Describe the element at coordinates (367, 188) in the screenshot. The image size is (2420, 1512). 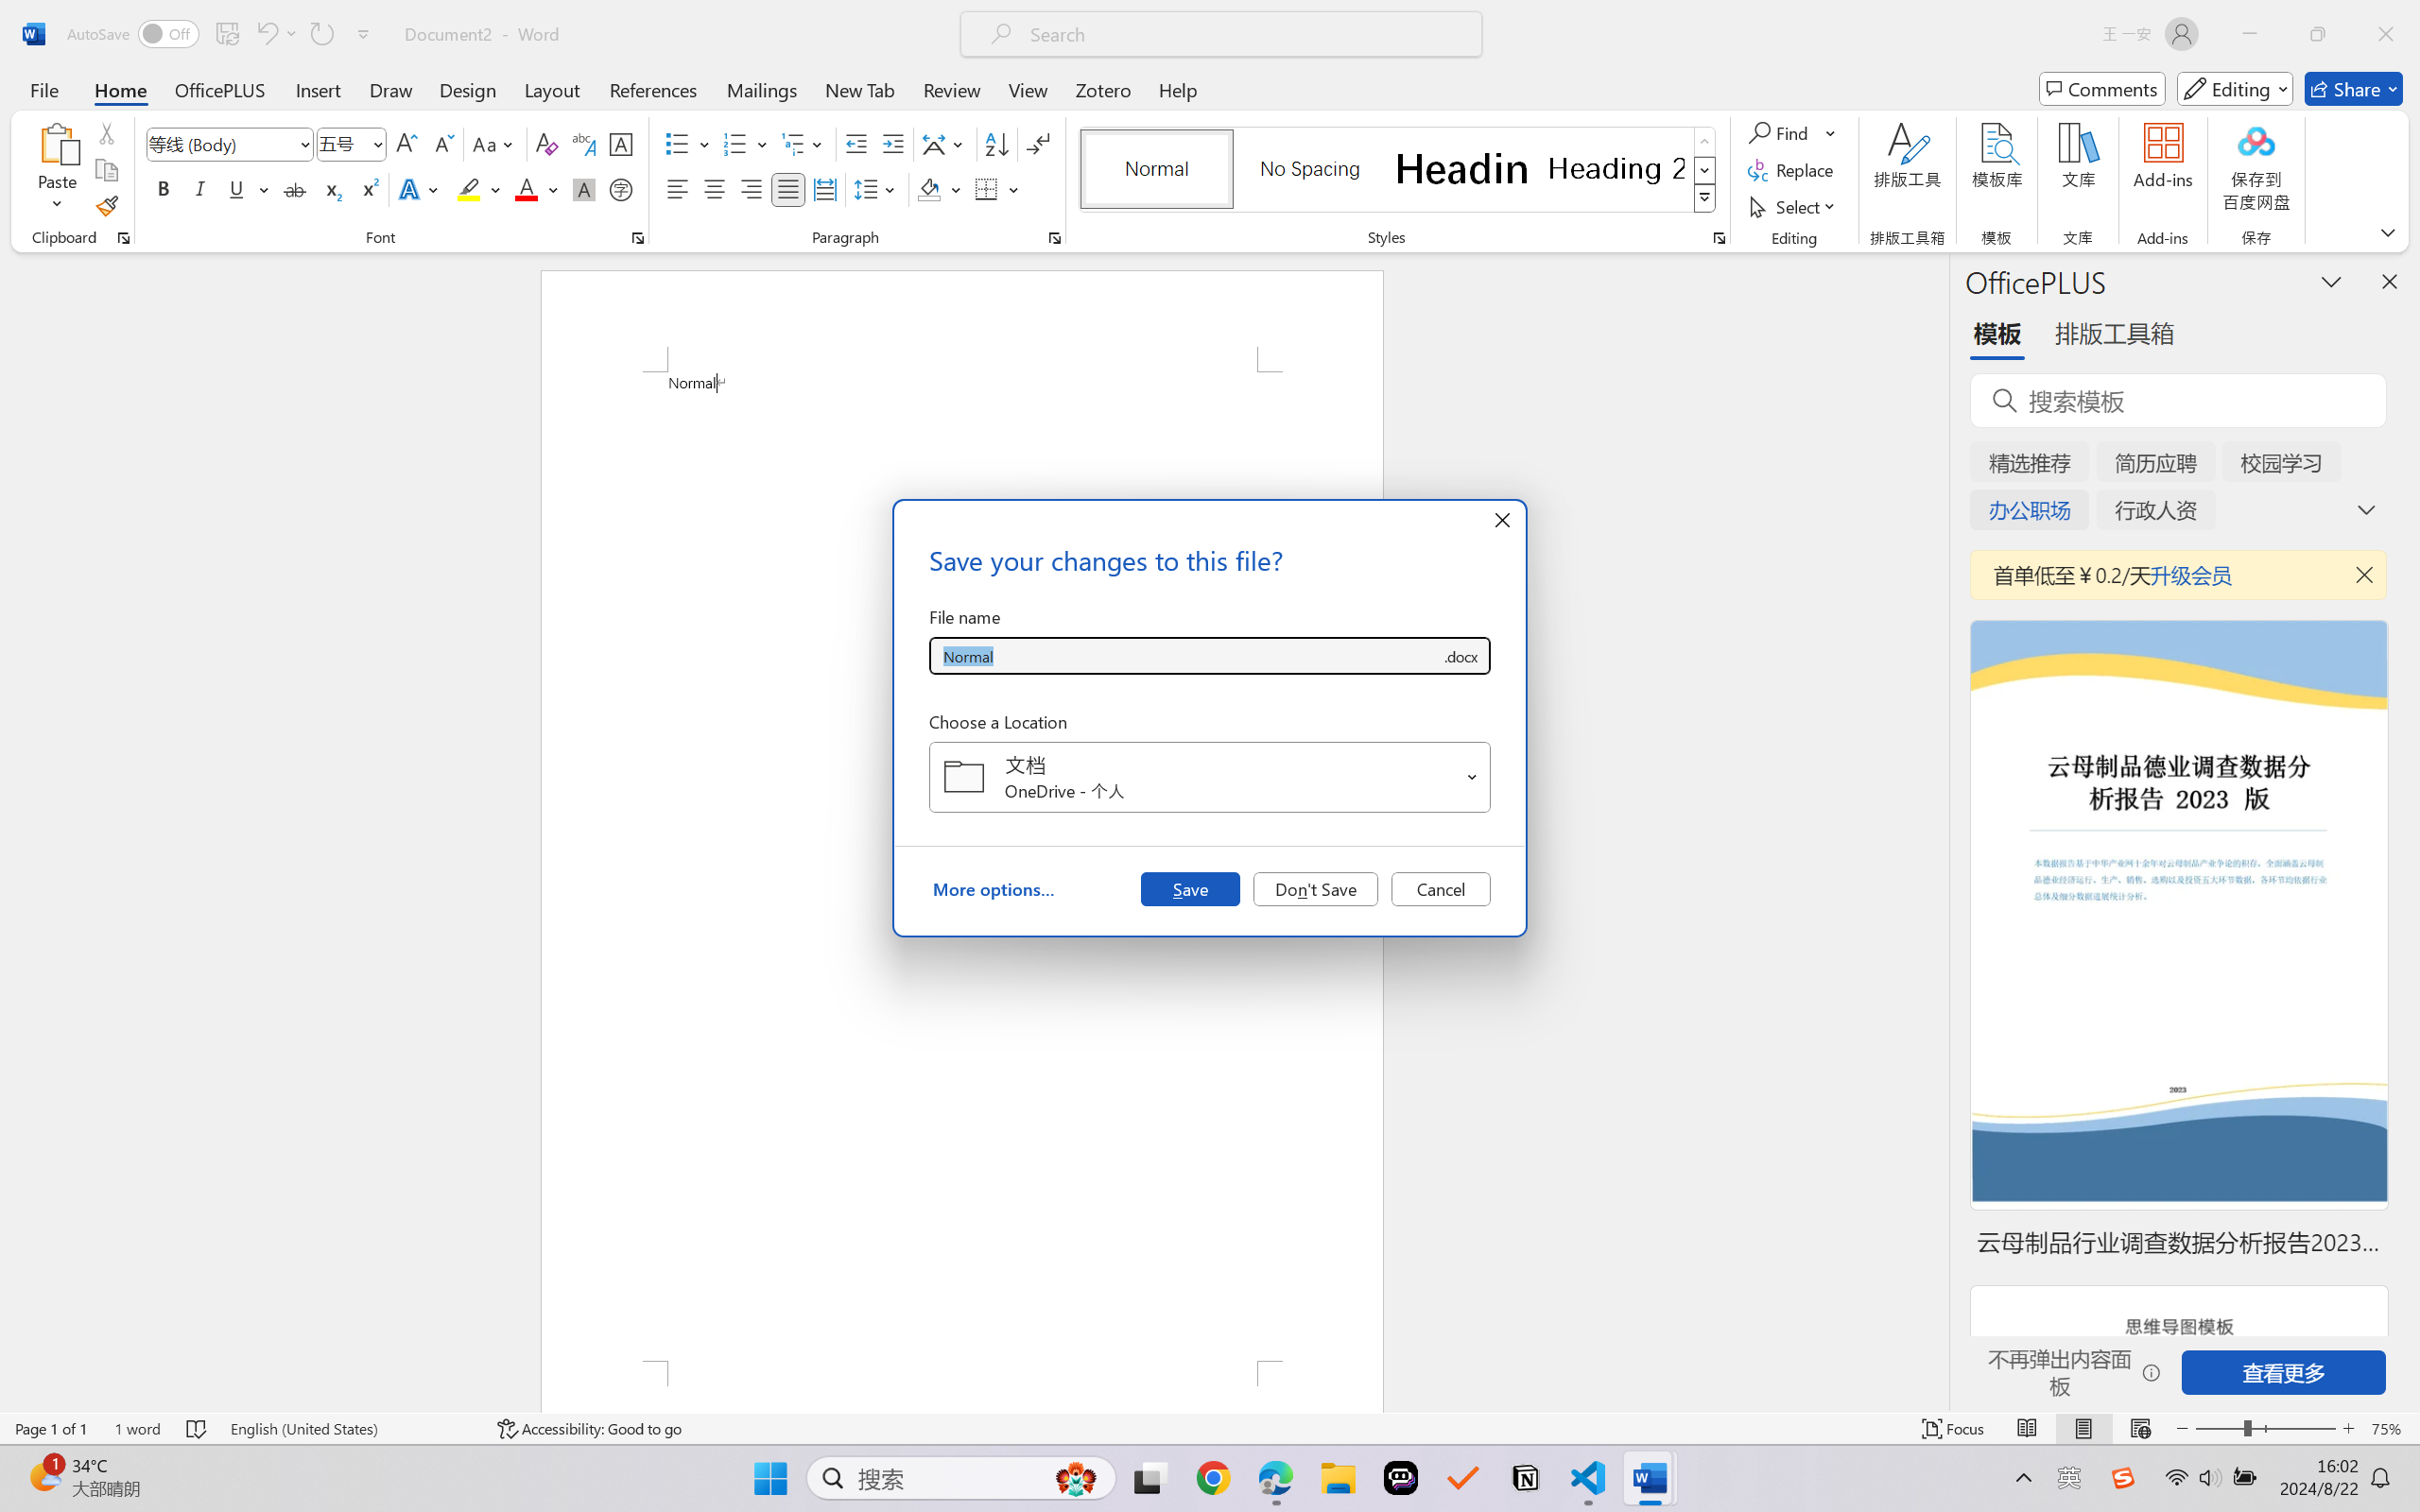
I see `'Superscript'` at that location.